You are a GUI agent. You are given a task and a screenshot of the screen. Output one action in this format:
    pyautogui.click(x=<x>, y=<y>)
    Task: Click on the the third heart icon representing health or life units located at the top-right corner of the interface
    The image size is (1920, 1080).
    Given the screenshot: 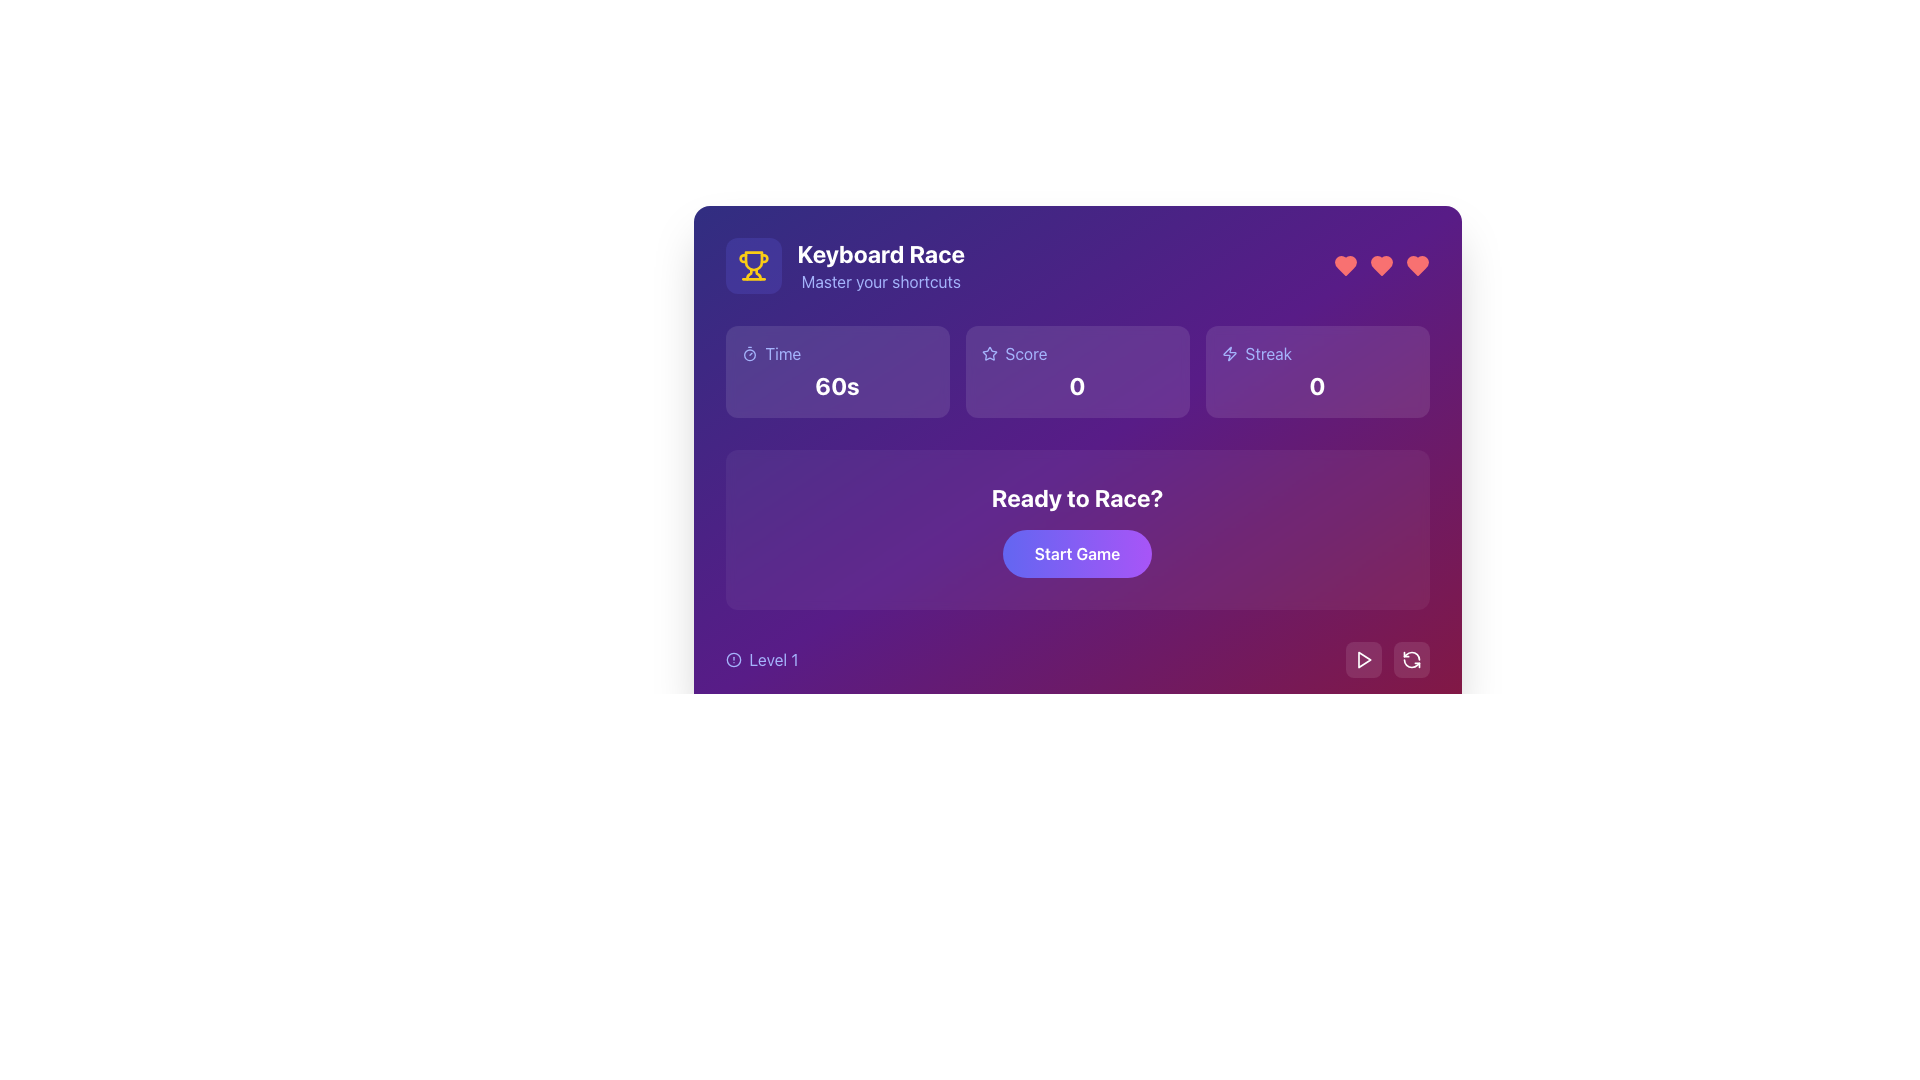 What is the action you would take?
    pyautogui.click(x=1416, y=265)
    